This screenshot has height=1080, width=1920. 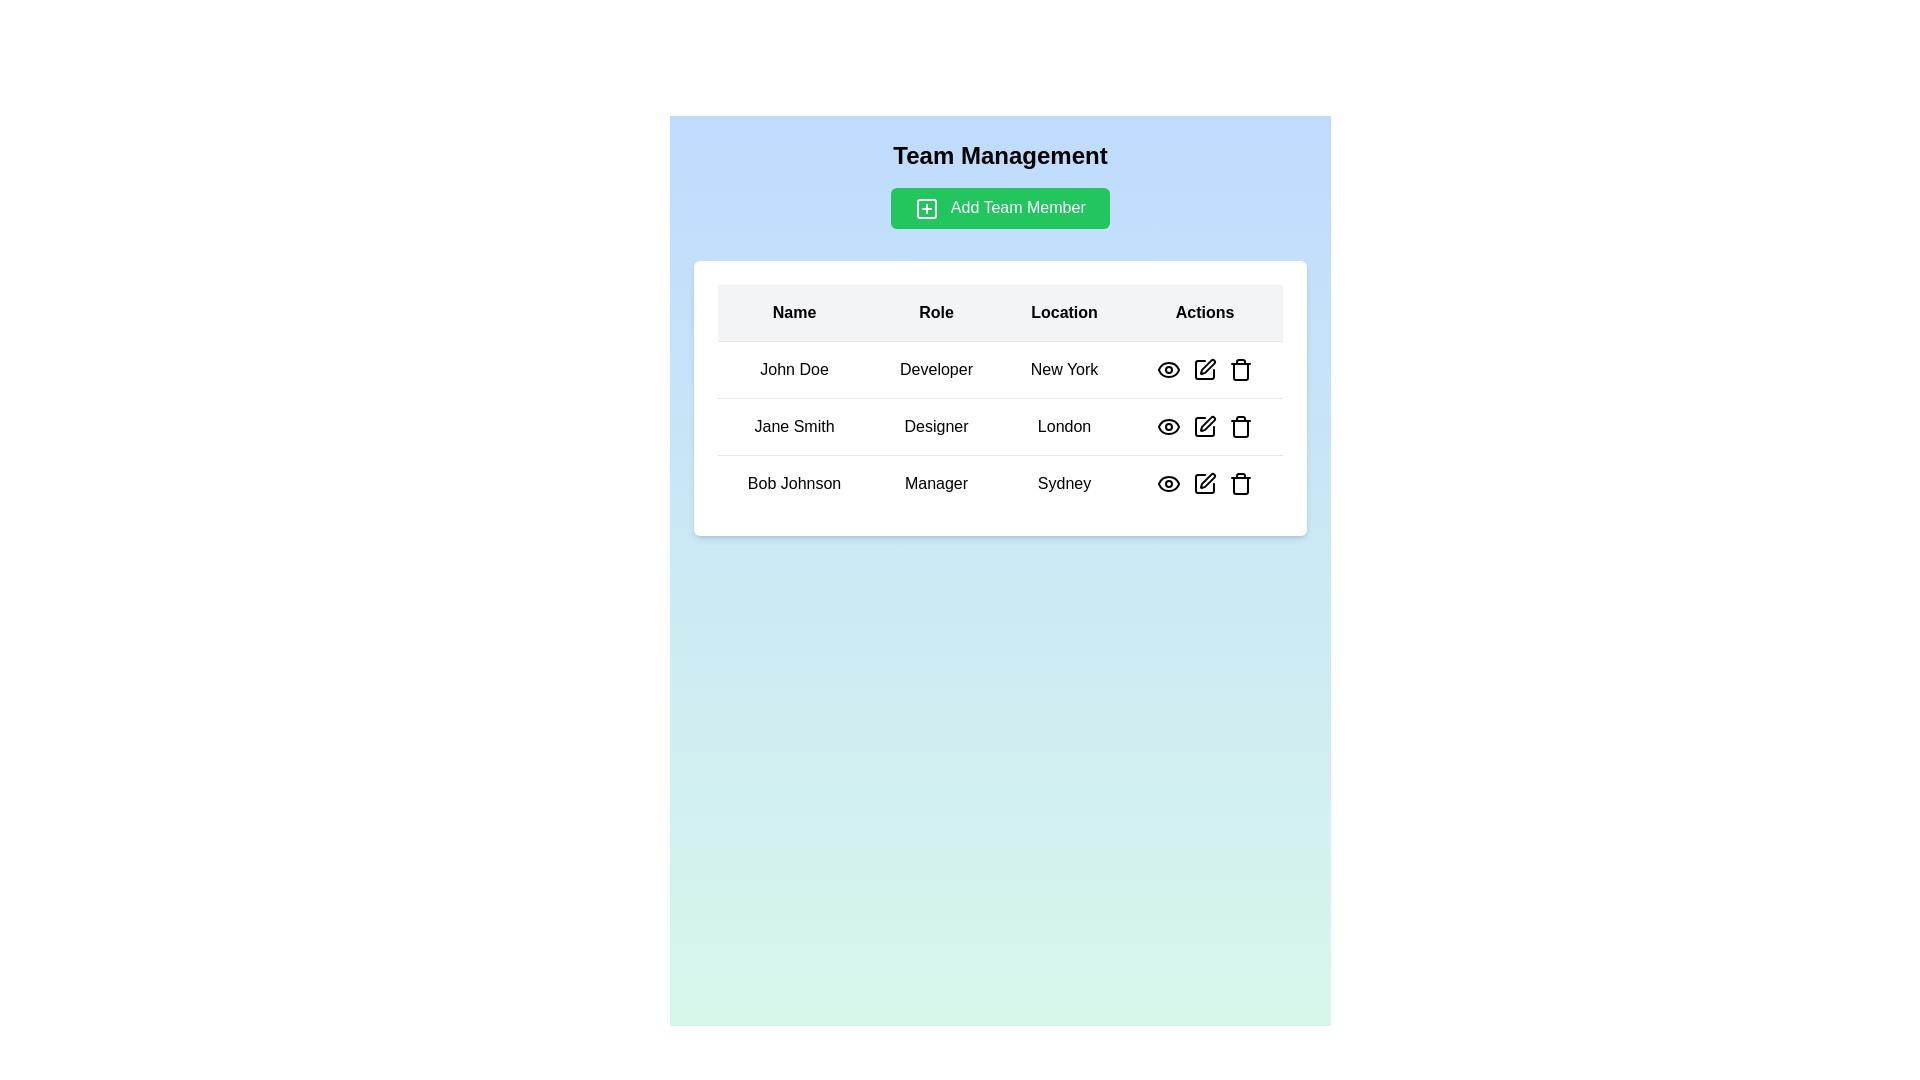 I want to click on the 'edit' SVG icon in the Actions column for the user 'Jane Smith' to modify the user's details, so click(x=1203, y=425).